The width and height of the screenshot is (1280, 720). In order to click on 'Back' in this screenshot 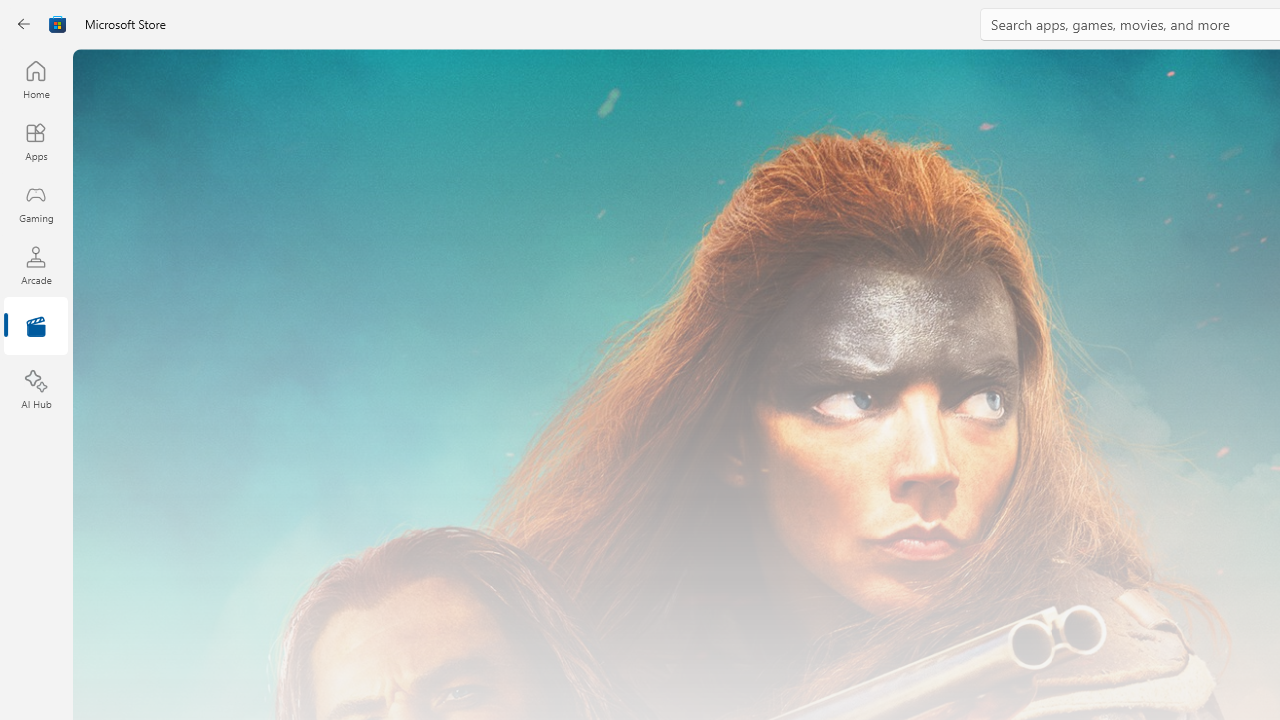, I will do `click(24, 24)`.